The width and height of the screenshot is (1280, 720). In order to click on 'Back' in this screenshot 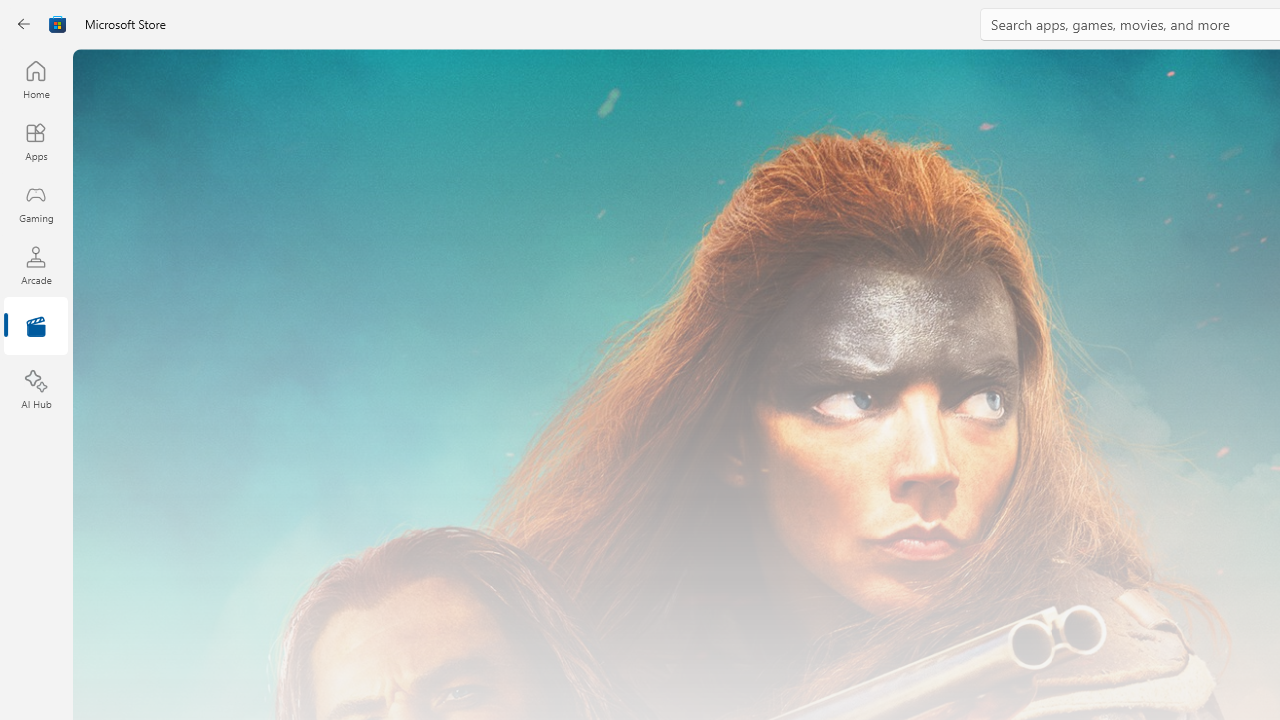, I will do `click(24, 24)`.